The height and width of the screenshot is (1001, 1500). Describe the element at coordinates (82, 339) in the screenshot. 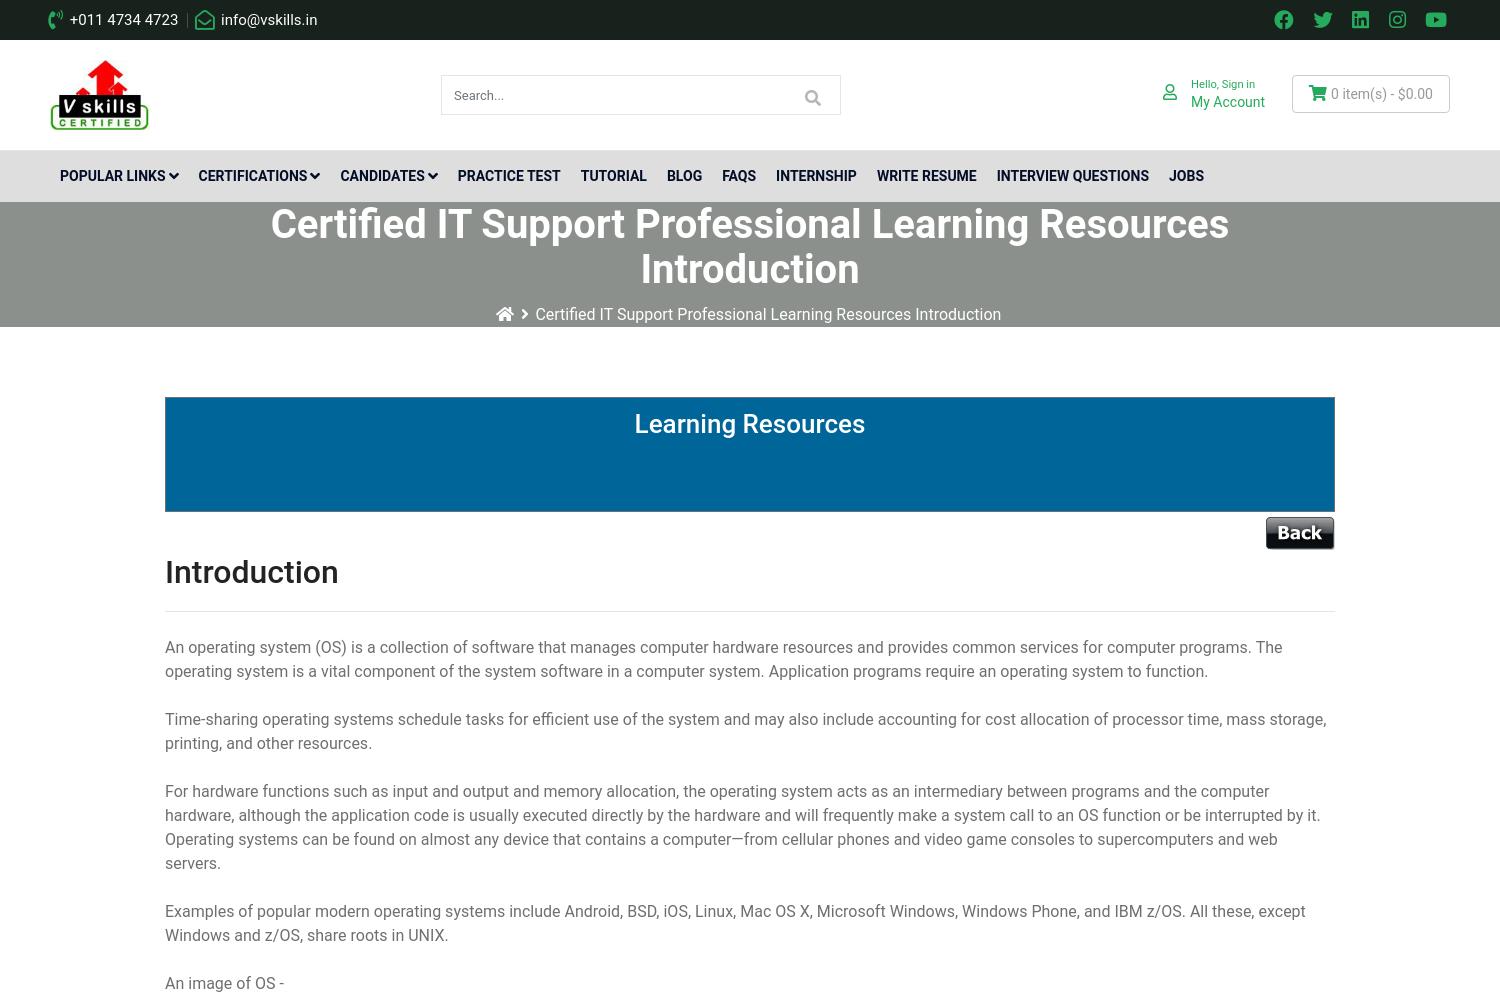

I see `'Cloud Computing'` at that location.